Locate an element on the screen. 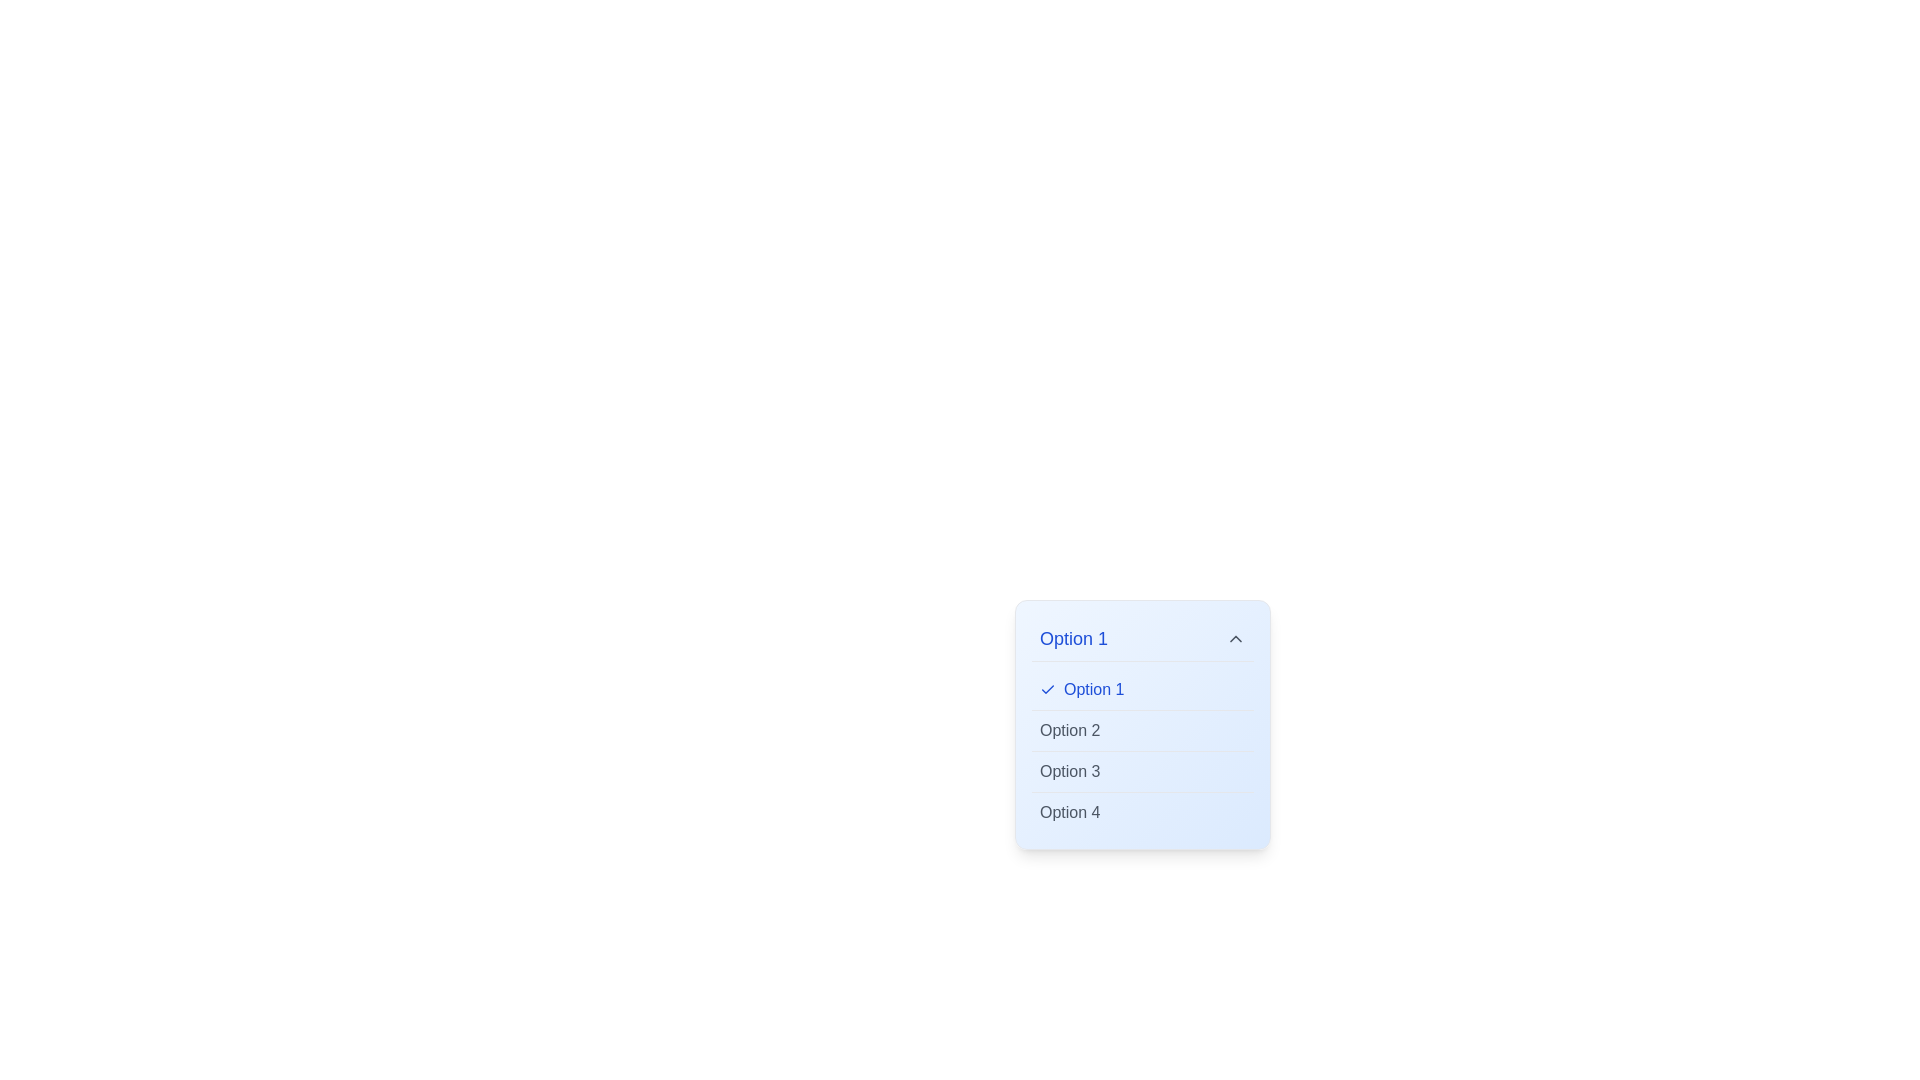 Image resolution: width=1920 pixels, height=1080 pixels. the small blue checkmark icon located to the left of the text 'Option 1' in the selectable row is located at coordinates (1046, 689).